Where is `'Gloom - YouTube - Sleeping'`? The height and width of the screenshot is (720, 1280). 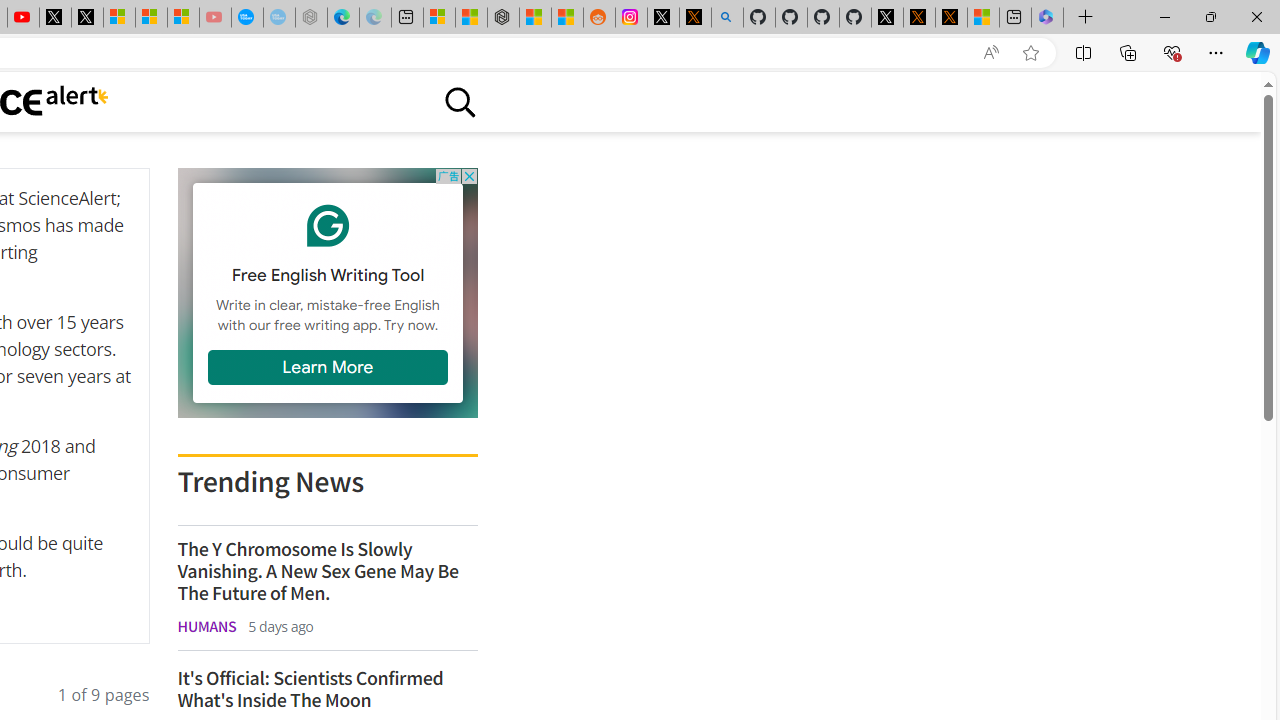
'Gloom - YouTube - Sleeping' is located at coordinates (215, 17).